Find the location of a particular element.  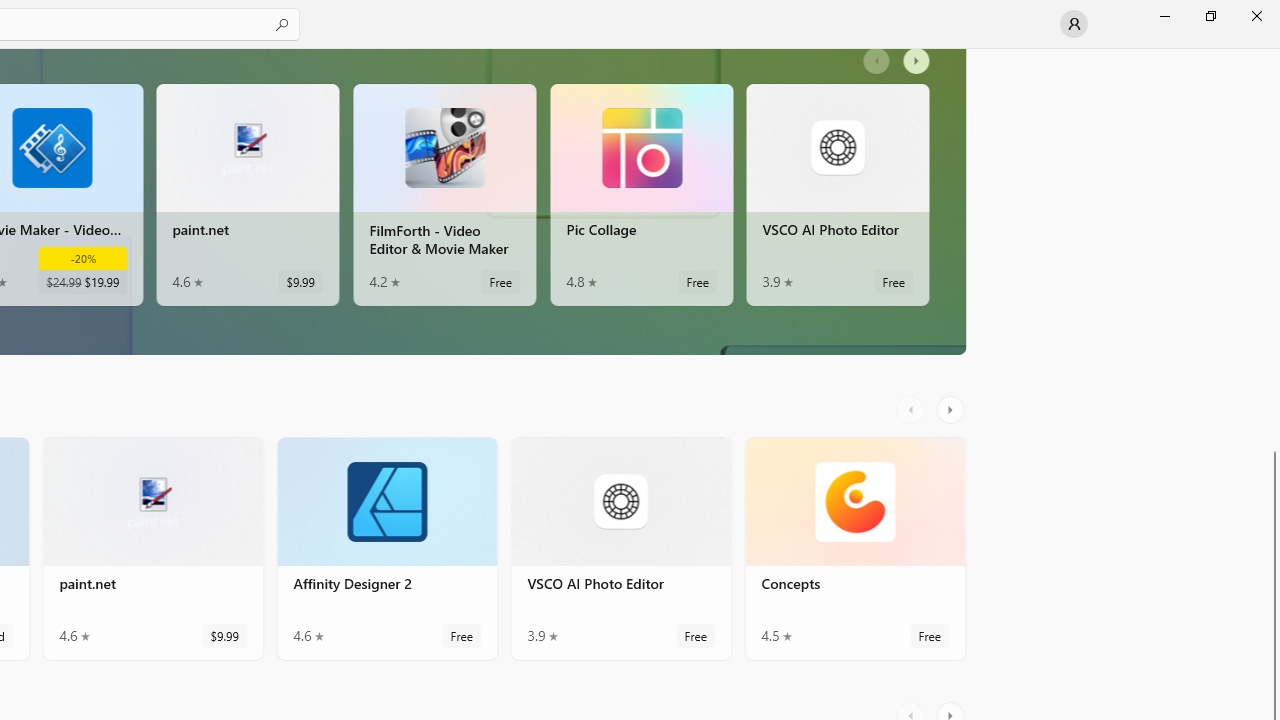

'Close Microsoft Store' is located at coordinates (1255, 15).